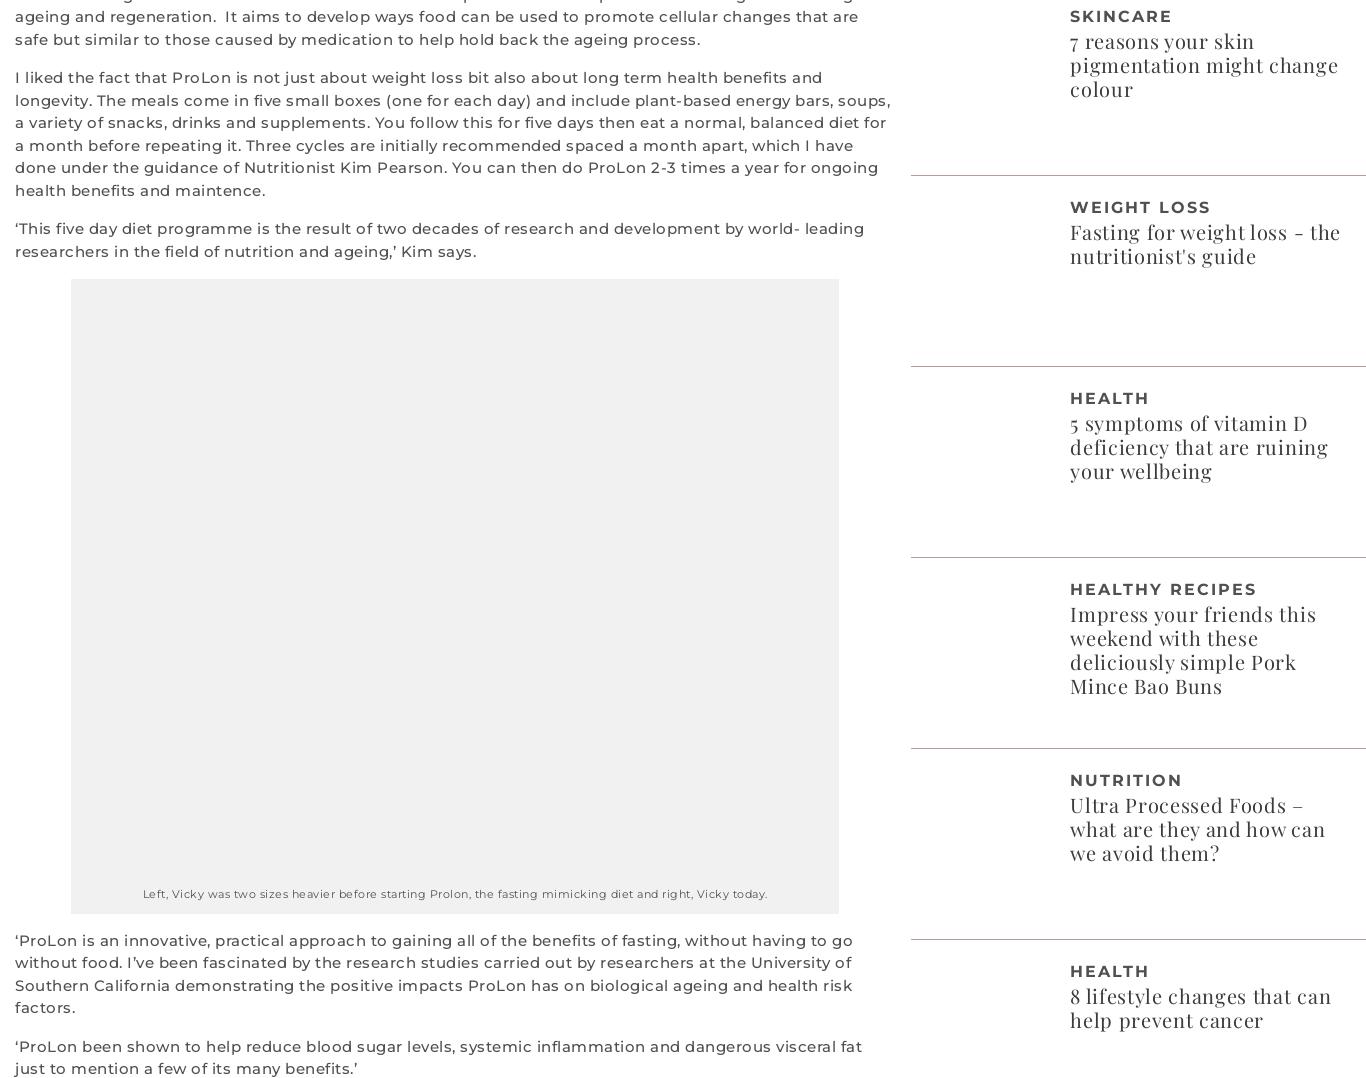 The image size is (1366, 1078). I want to click on 'Ultra Processed Foods – what are they and how can we avoid them?', so click(1197, 827).